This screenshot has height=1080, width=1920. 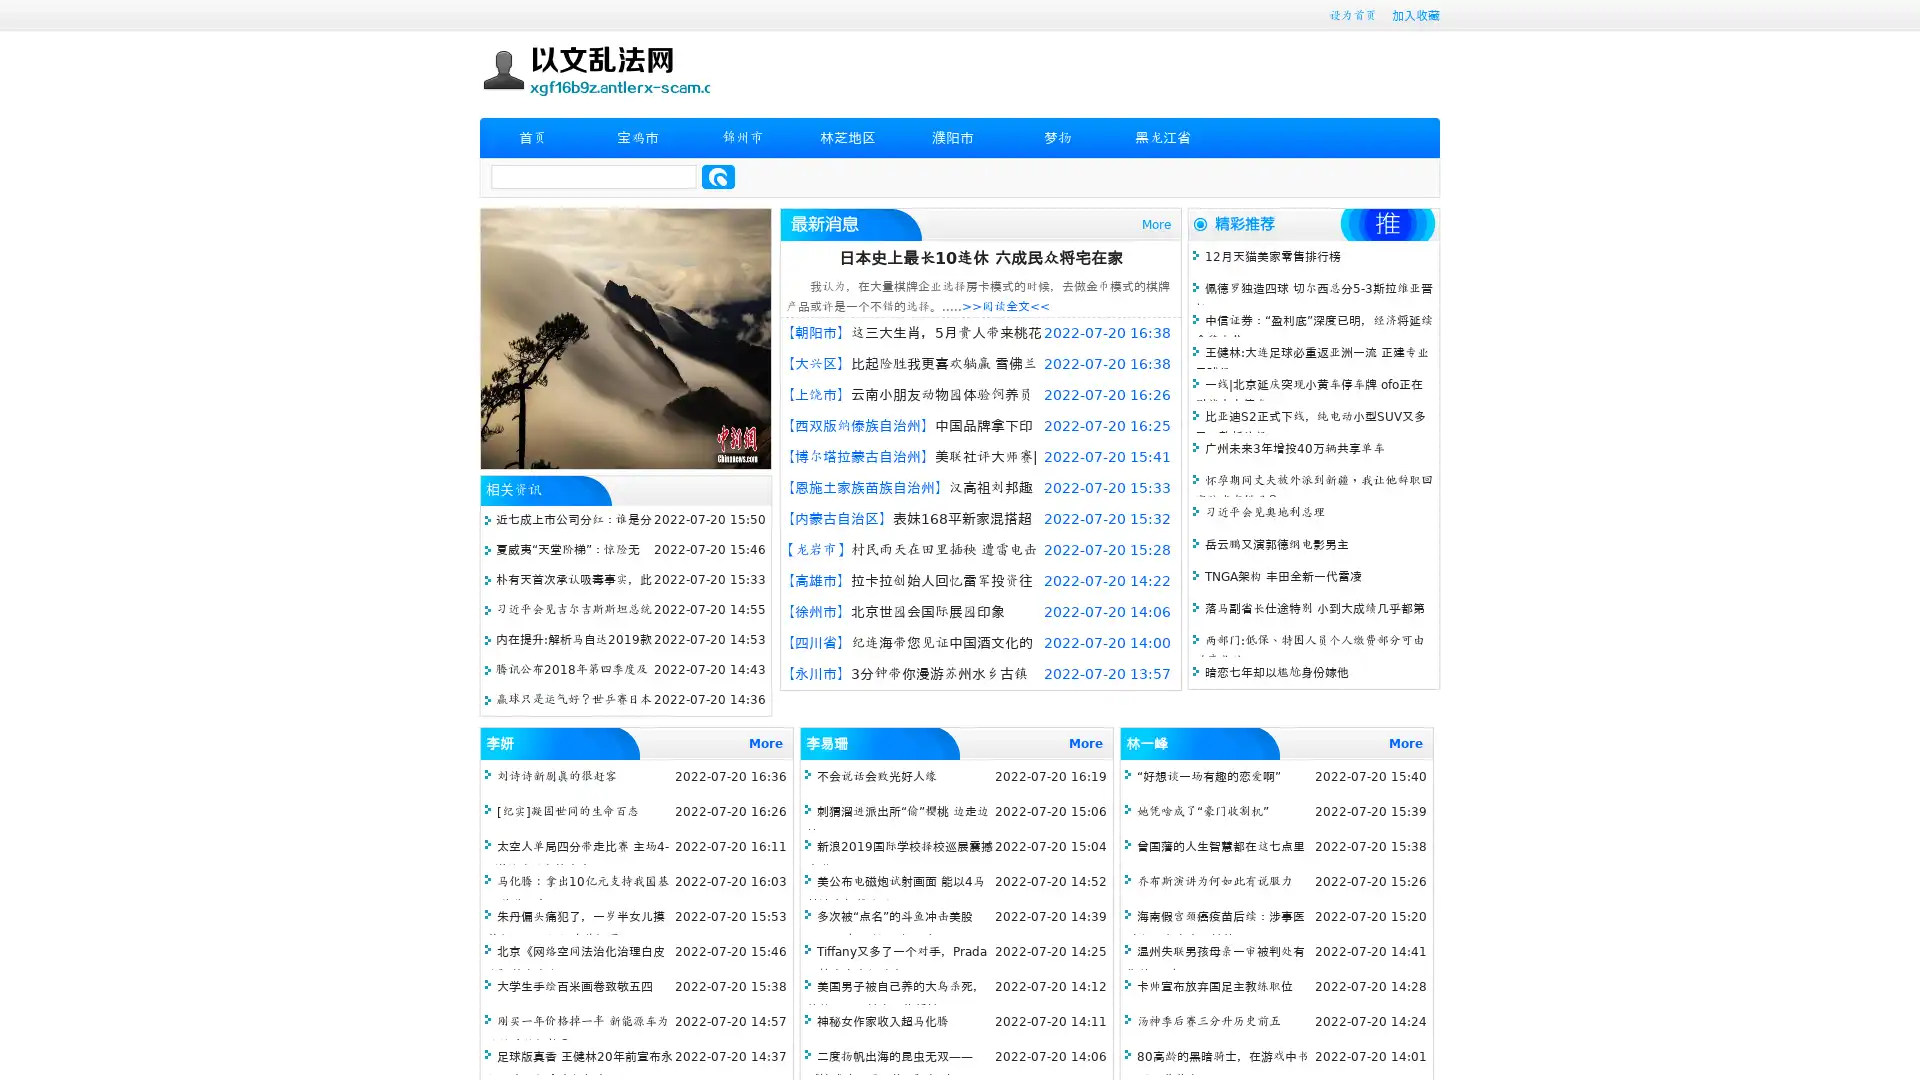 I want to click on Search, so click(x=718, y=176).